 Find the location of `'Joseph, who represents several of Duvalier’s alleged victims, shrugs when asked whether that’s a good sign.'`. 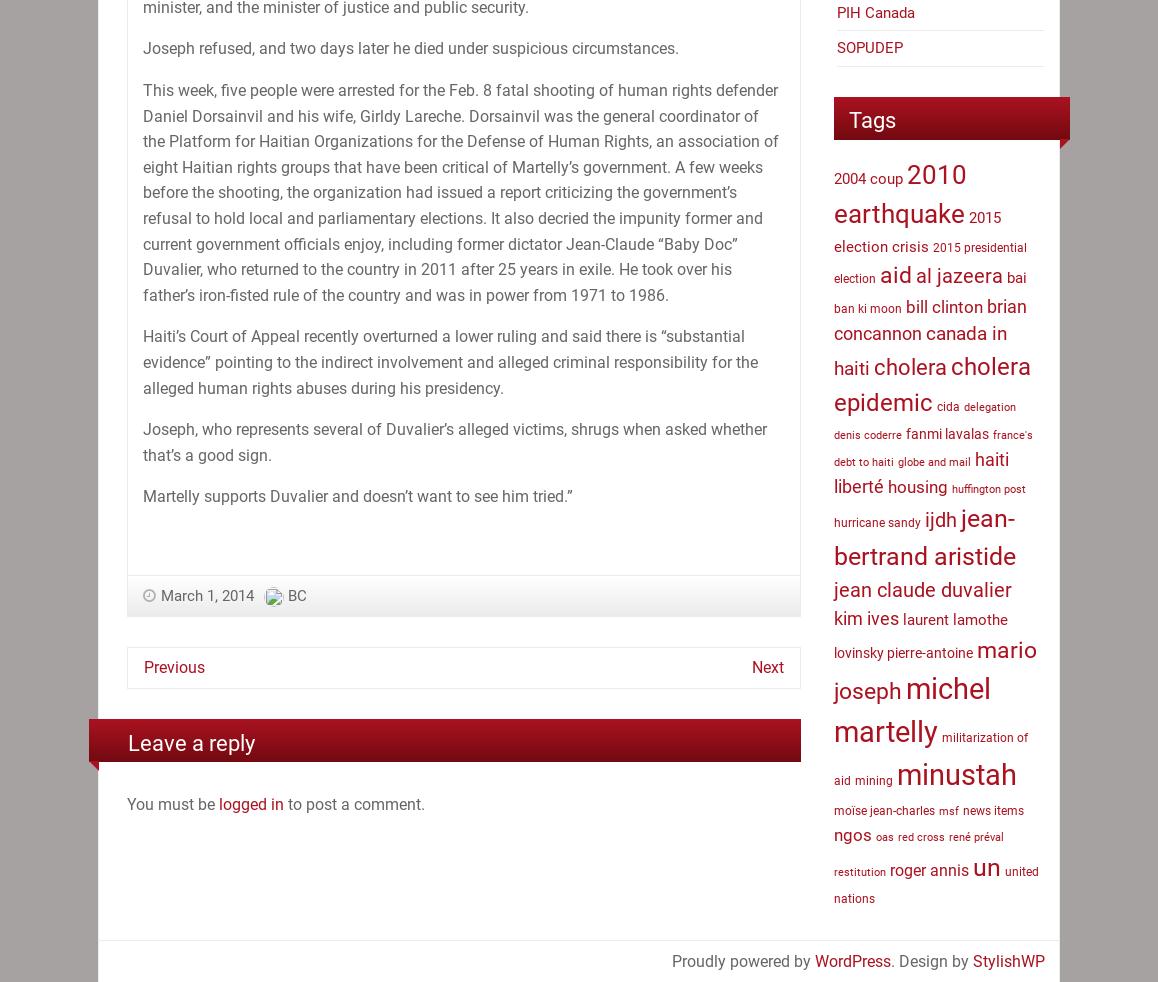

'Joseph, who represents several of Duvalier’s alleged victims, shrugs when asked whether that’s a good sign.' is located at coordinates (454, 441).